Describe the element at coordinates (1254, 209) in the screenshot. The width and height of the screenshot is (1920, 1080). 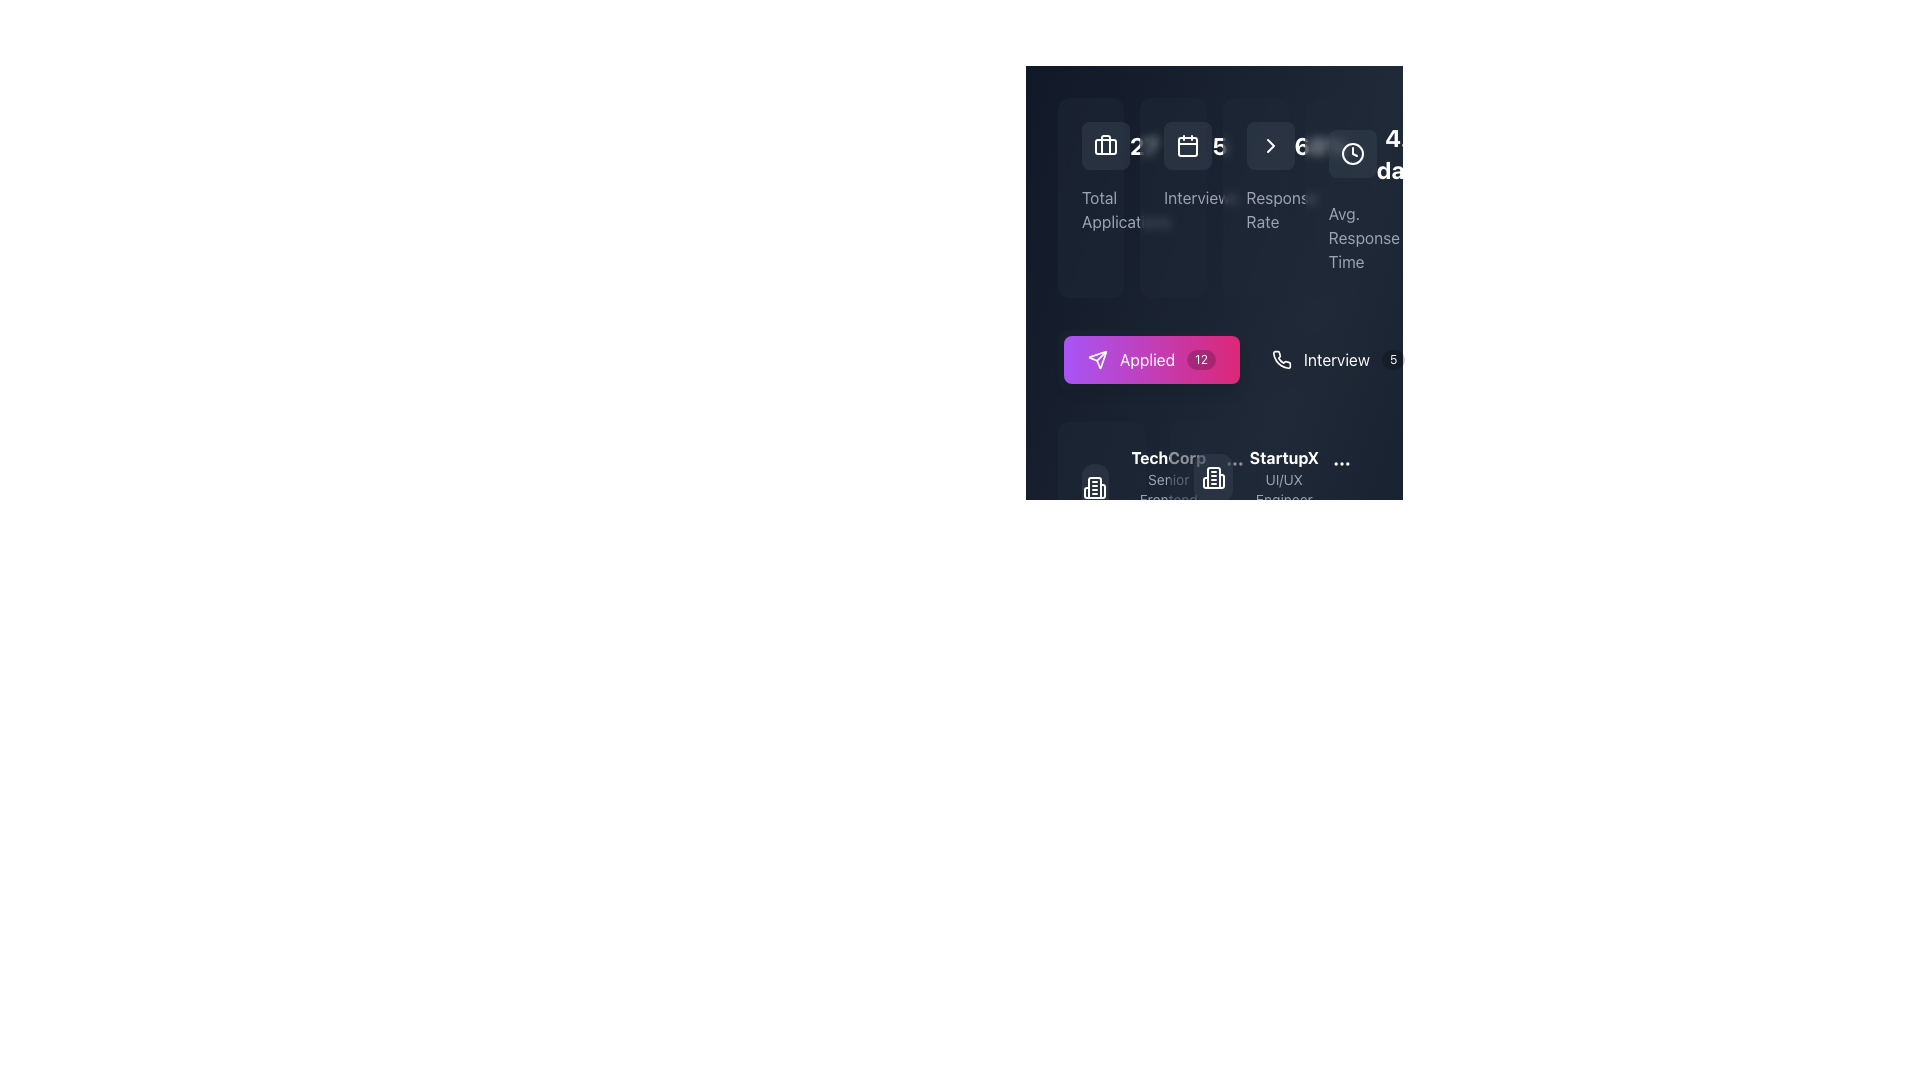
I see `the 'Response Rate' text label that describes the percentage value, located centrally beneath the '68%' metric in the interface` at that location.